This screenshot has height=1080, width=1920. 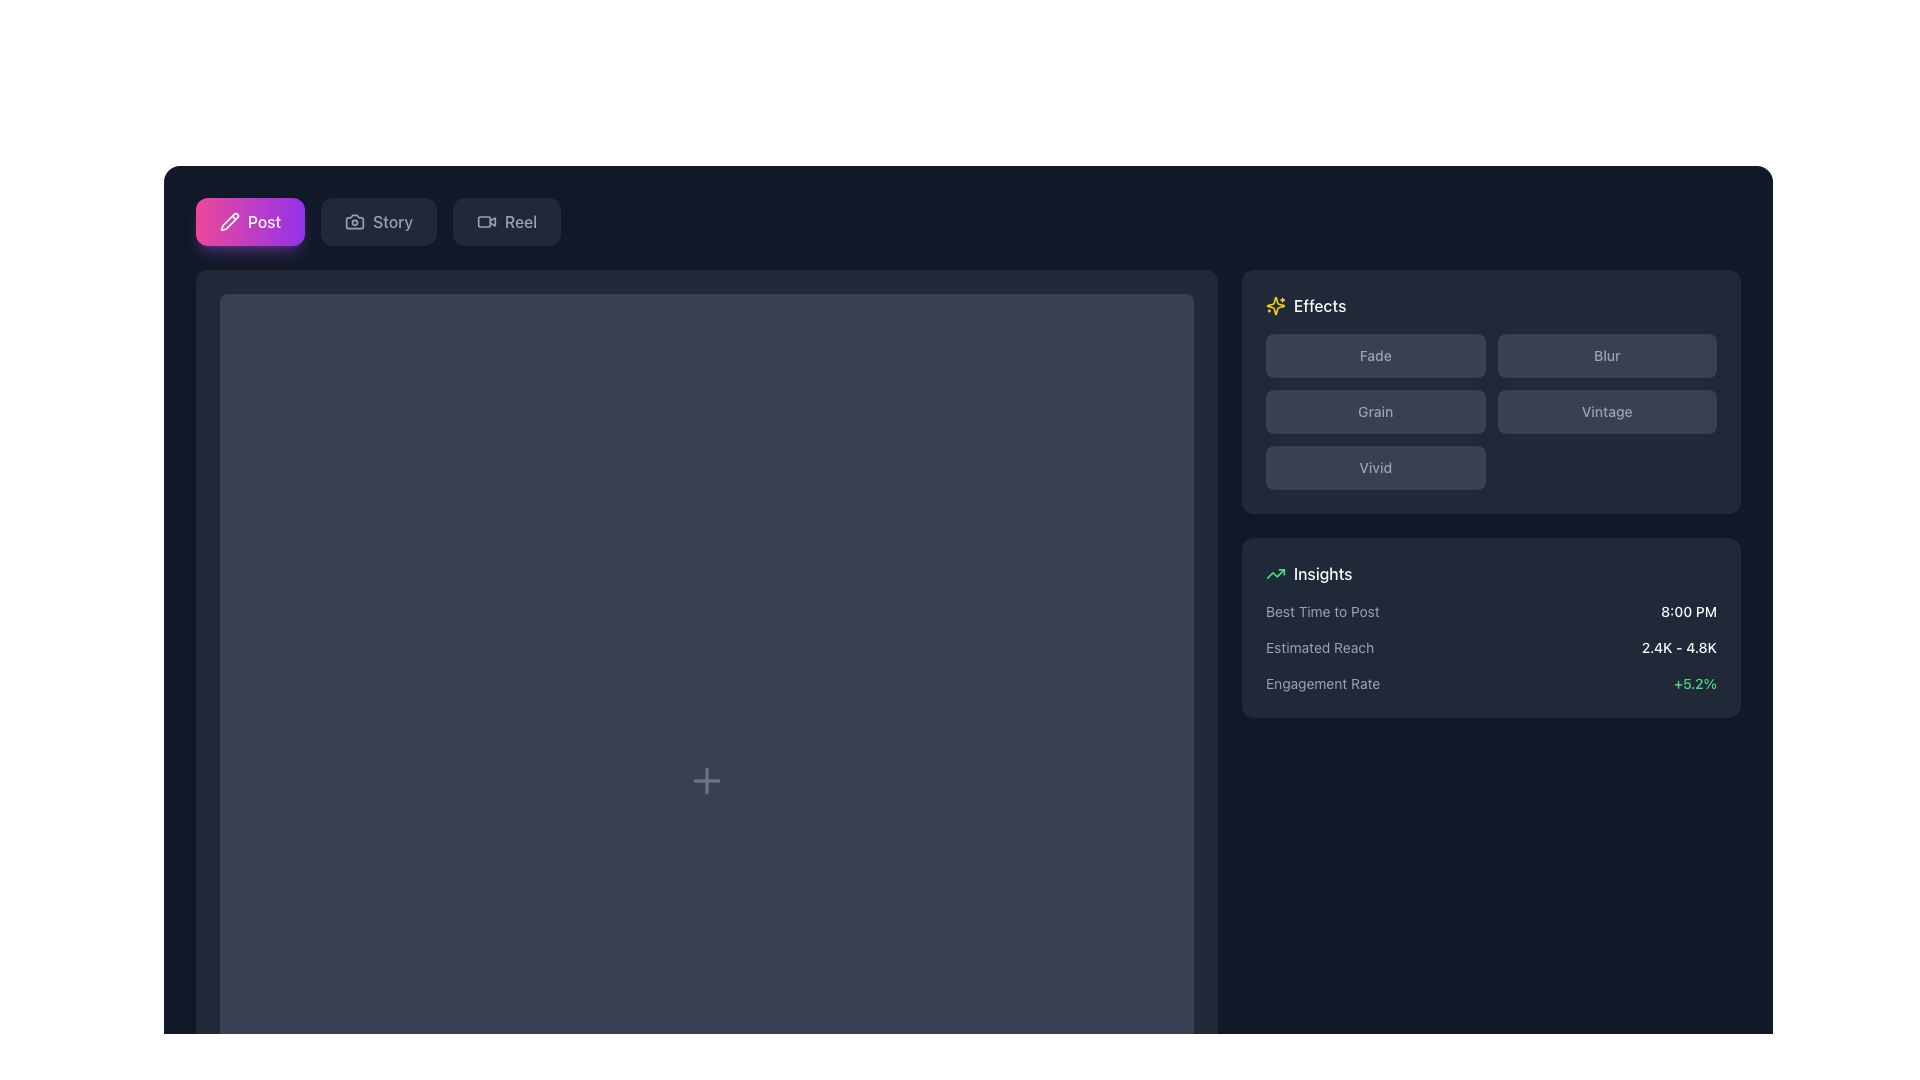 What do you see at coordinates (1275, 574) in the screenshot?
I see `the small green upward trending arrow icon located next to the 'Insights' text in the bottom right corner of the interface` at bounding box center [1275, 574].